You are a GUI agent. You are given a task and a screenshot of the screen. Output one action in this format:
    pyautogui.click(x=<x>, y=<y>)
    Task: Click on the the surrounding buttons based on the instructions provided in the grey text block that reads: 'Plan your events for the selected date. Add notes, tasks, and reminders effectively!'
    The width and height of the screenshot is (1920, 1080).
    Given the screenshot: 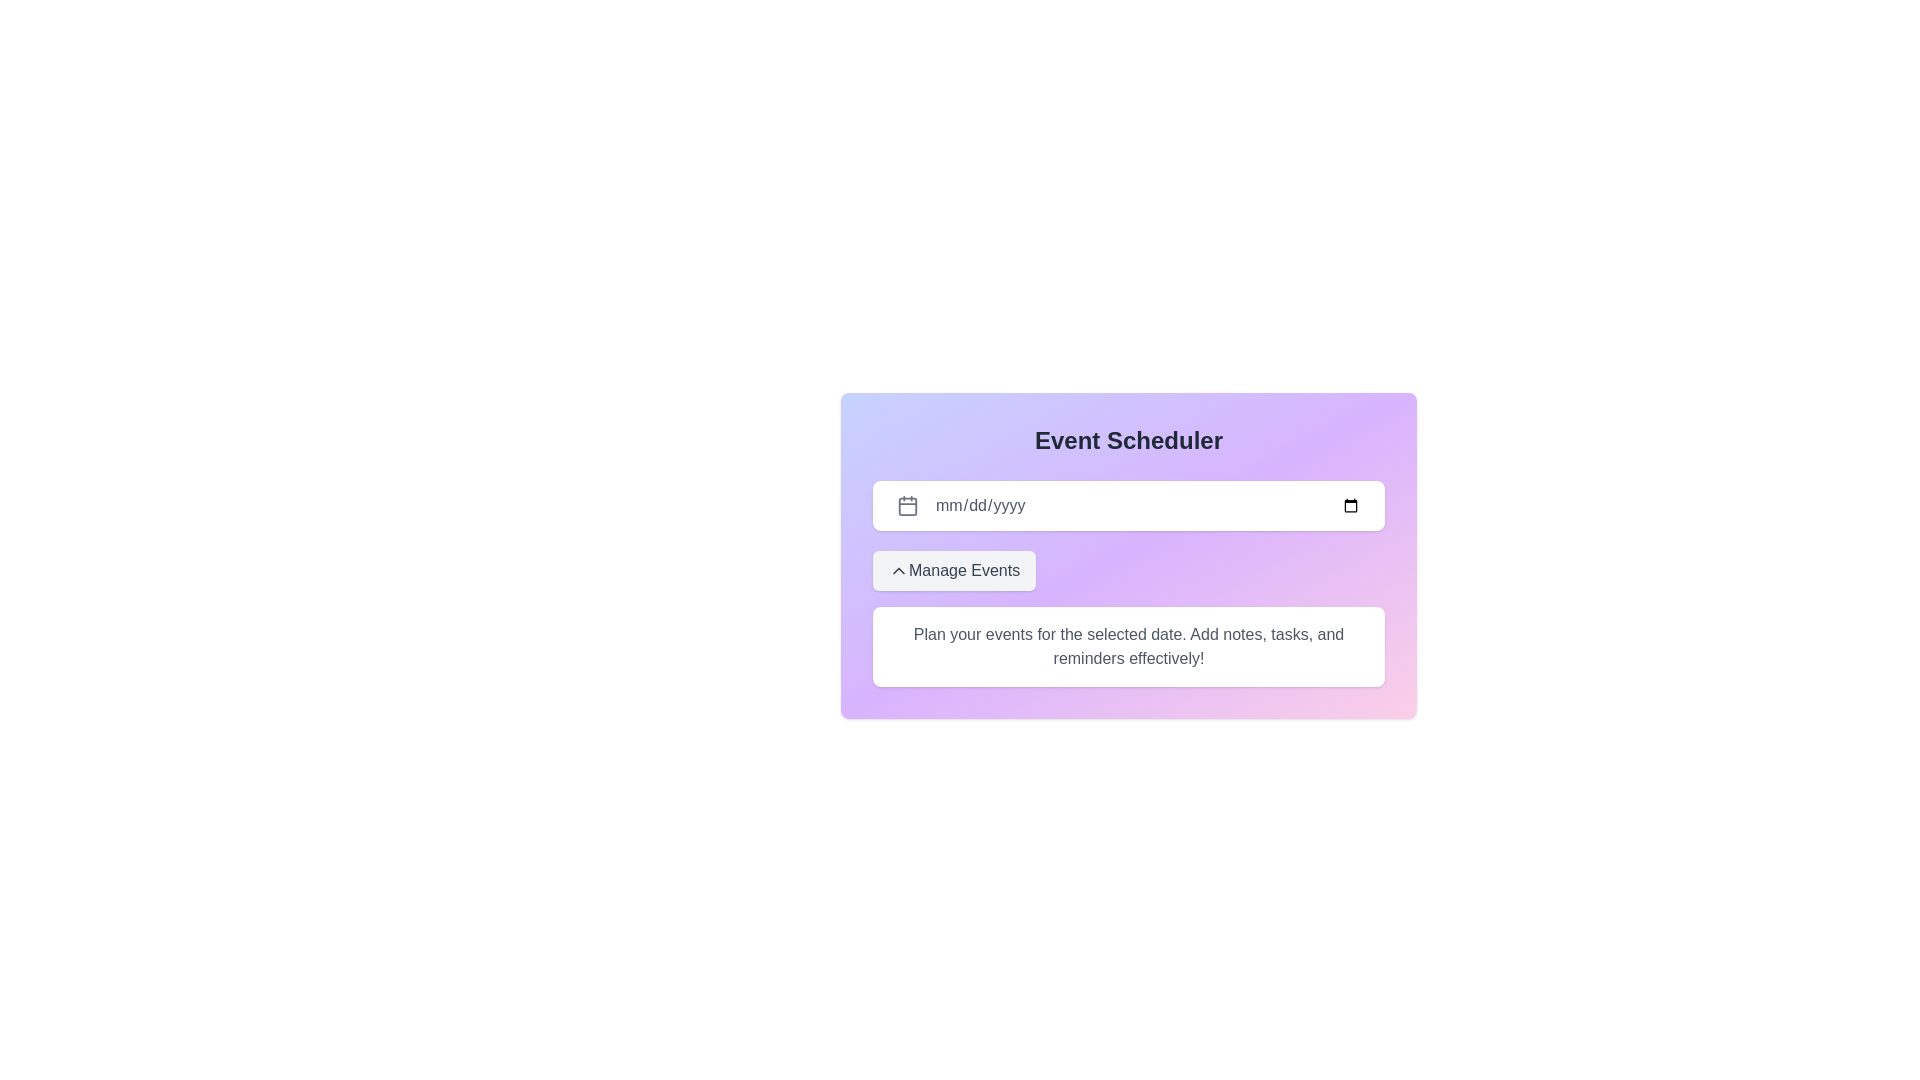 What is the action you would take?
    pyautogui.click(x=1128, y=647)
    